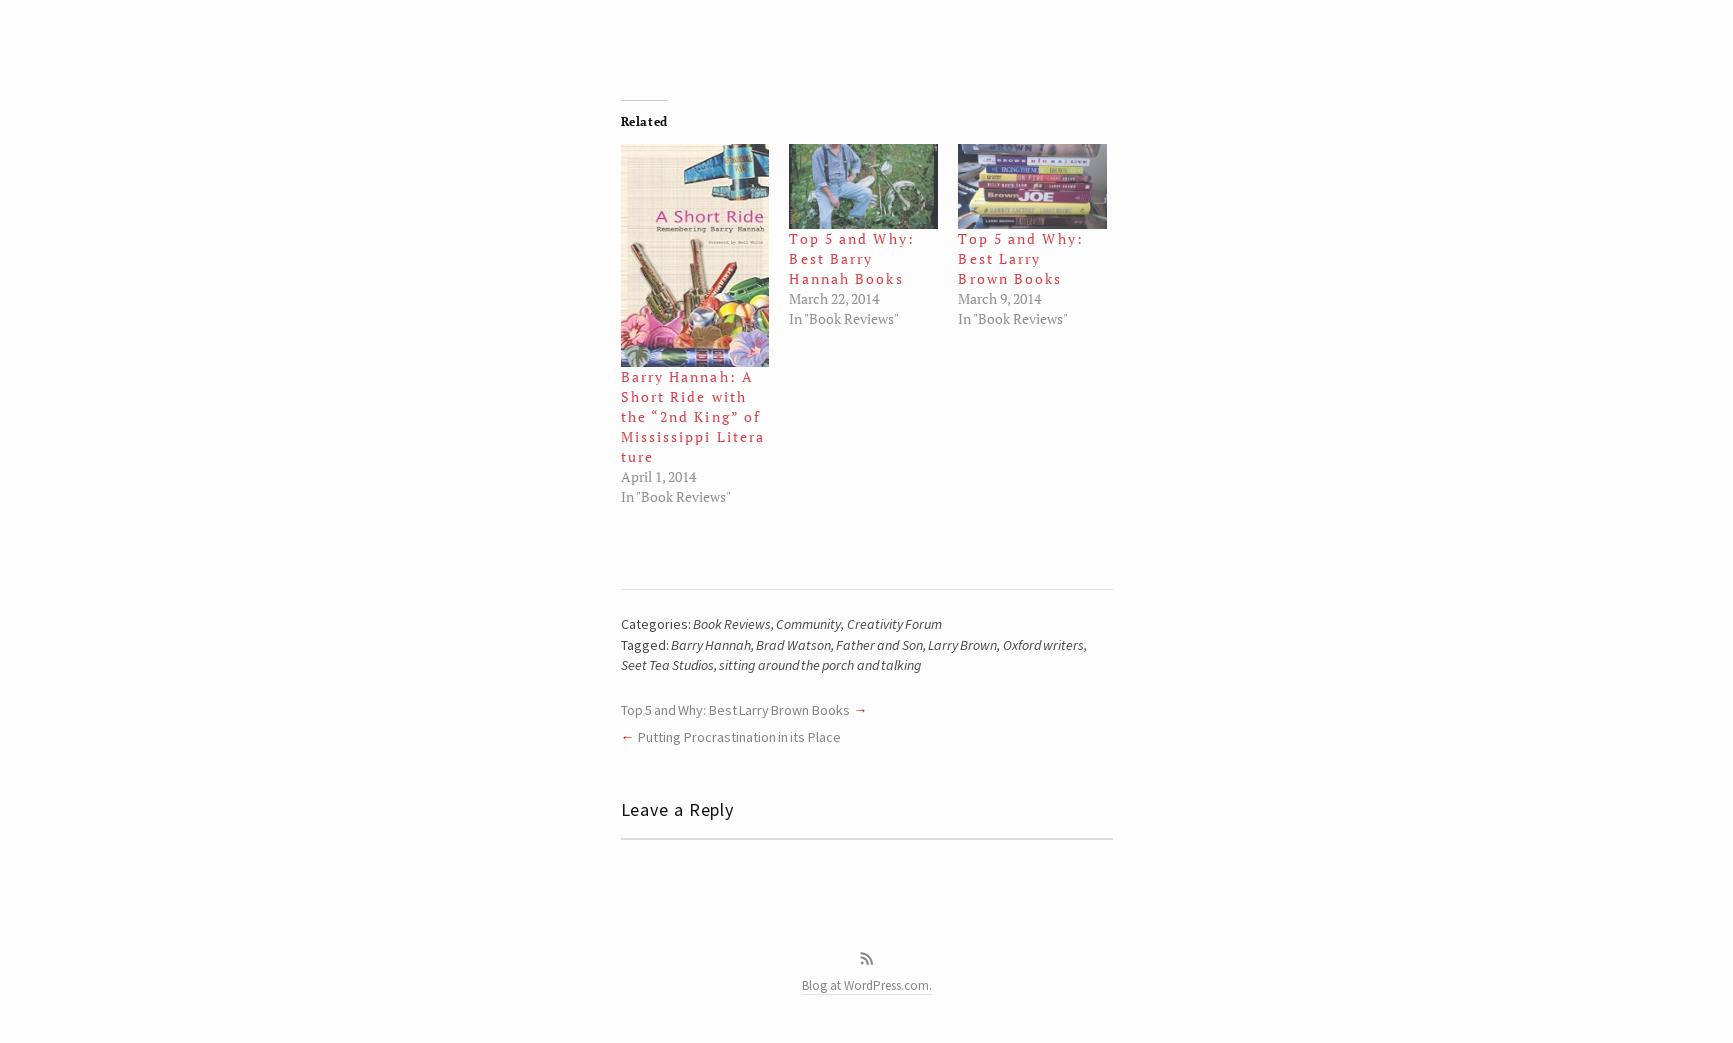  I want to click on 'Blog at WordPress.com.', so click(800, 985).